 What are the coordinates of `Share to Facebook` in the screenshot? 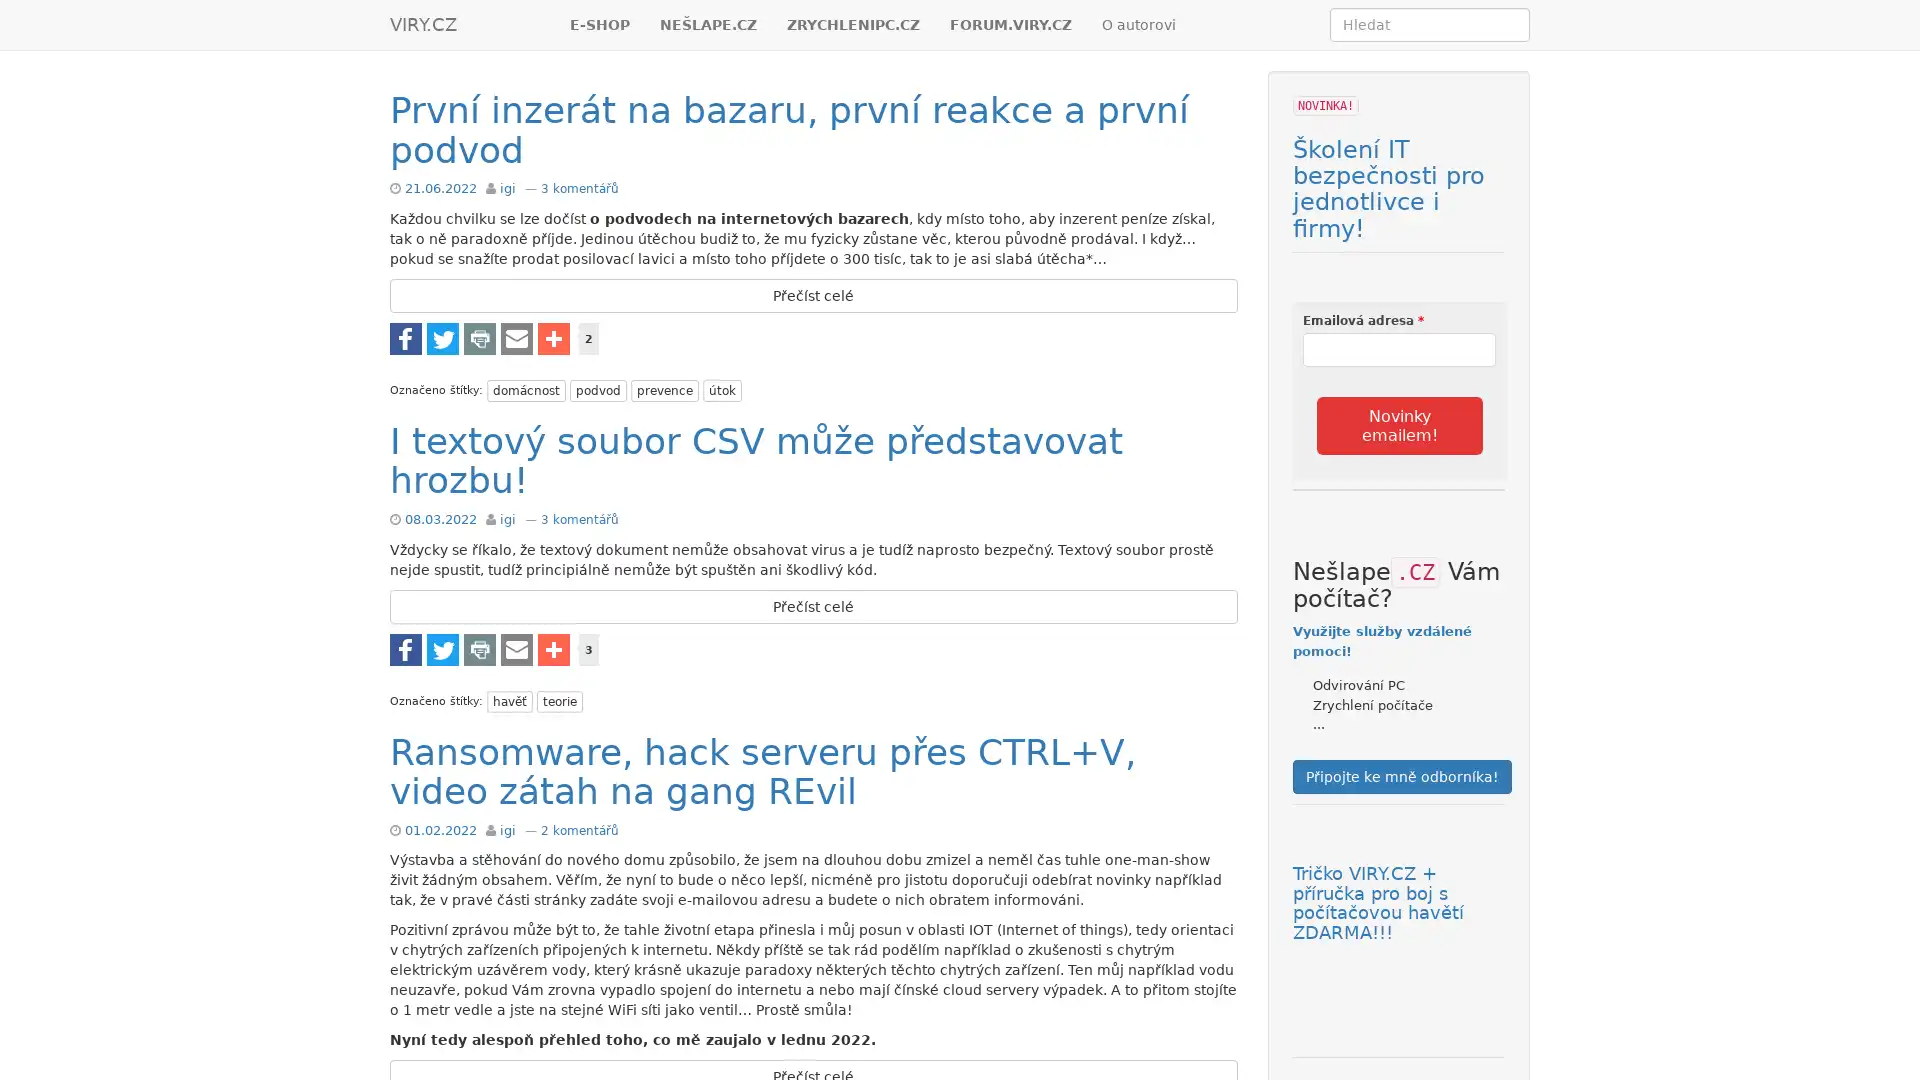 It's located at (405, 337).